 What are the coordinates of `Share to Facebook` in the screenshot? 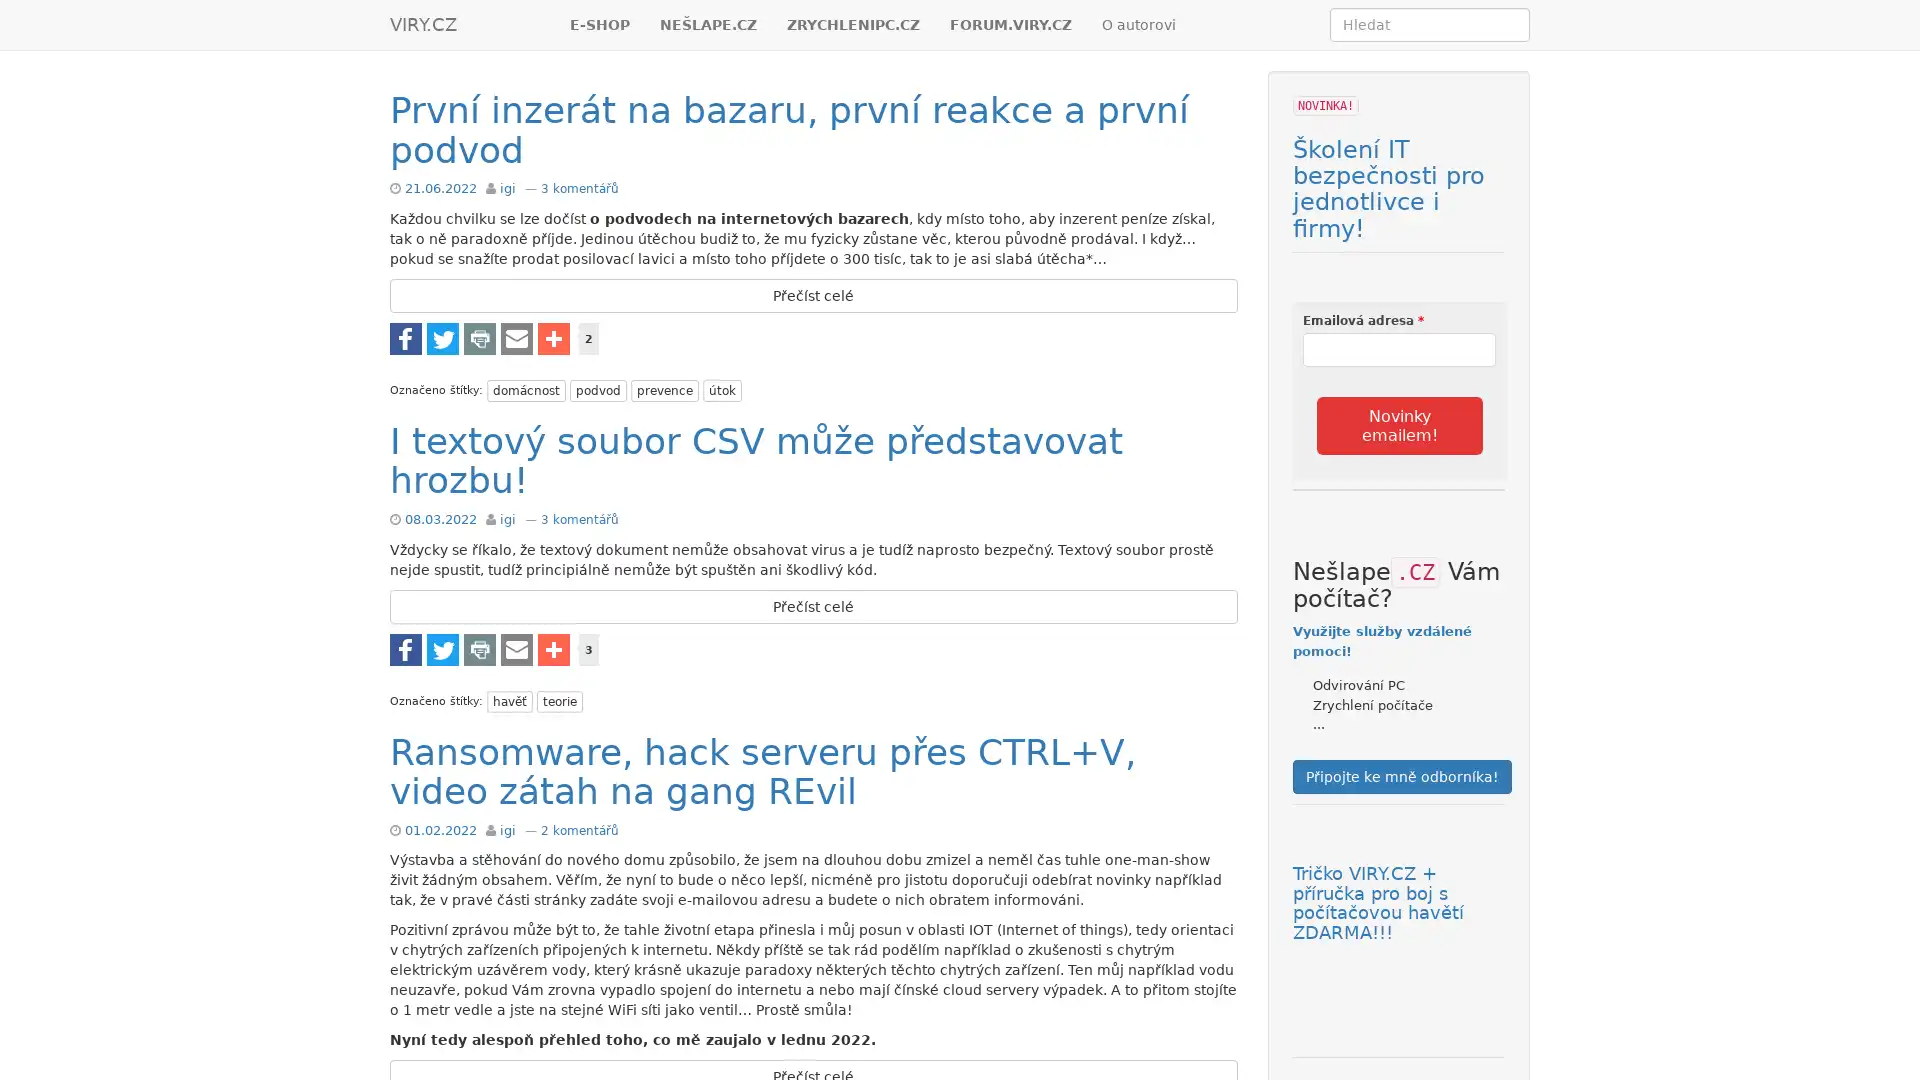 It's located at (405, 337).